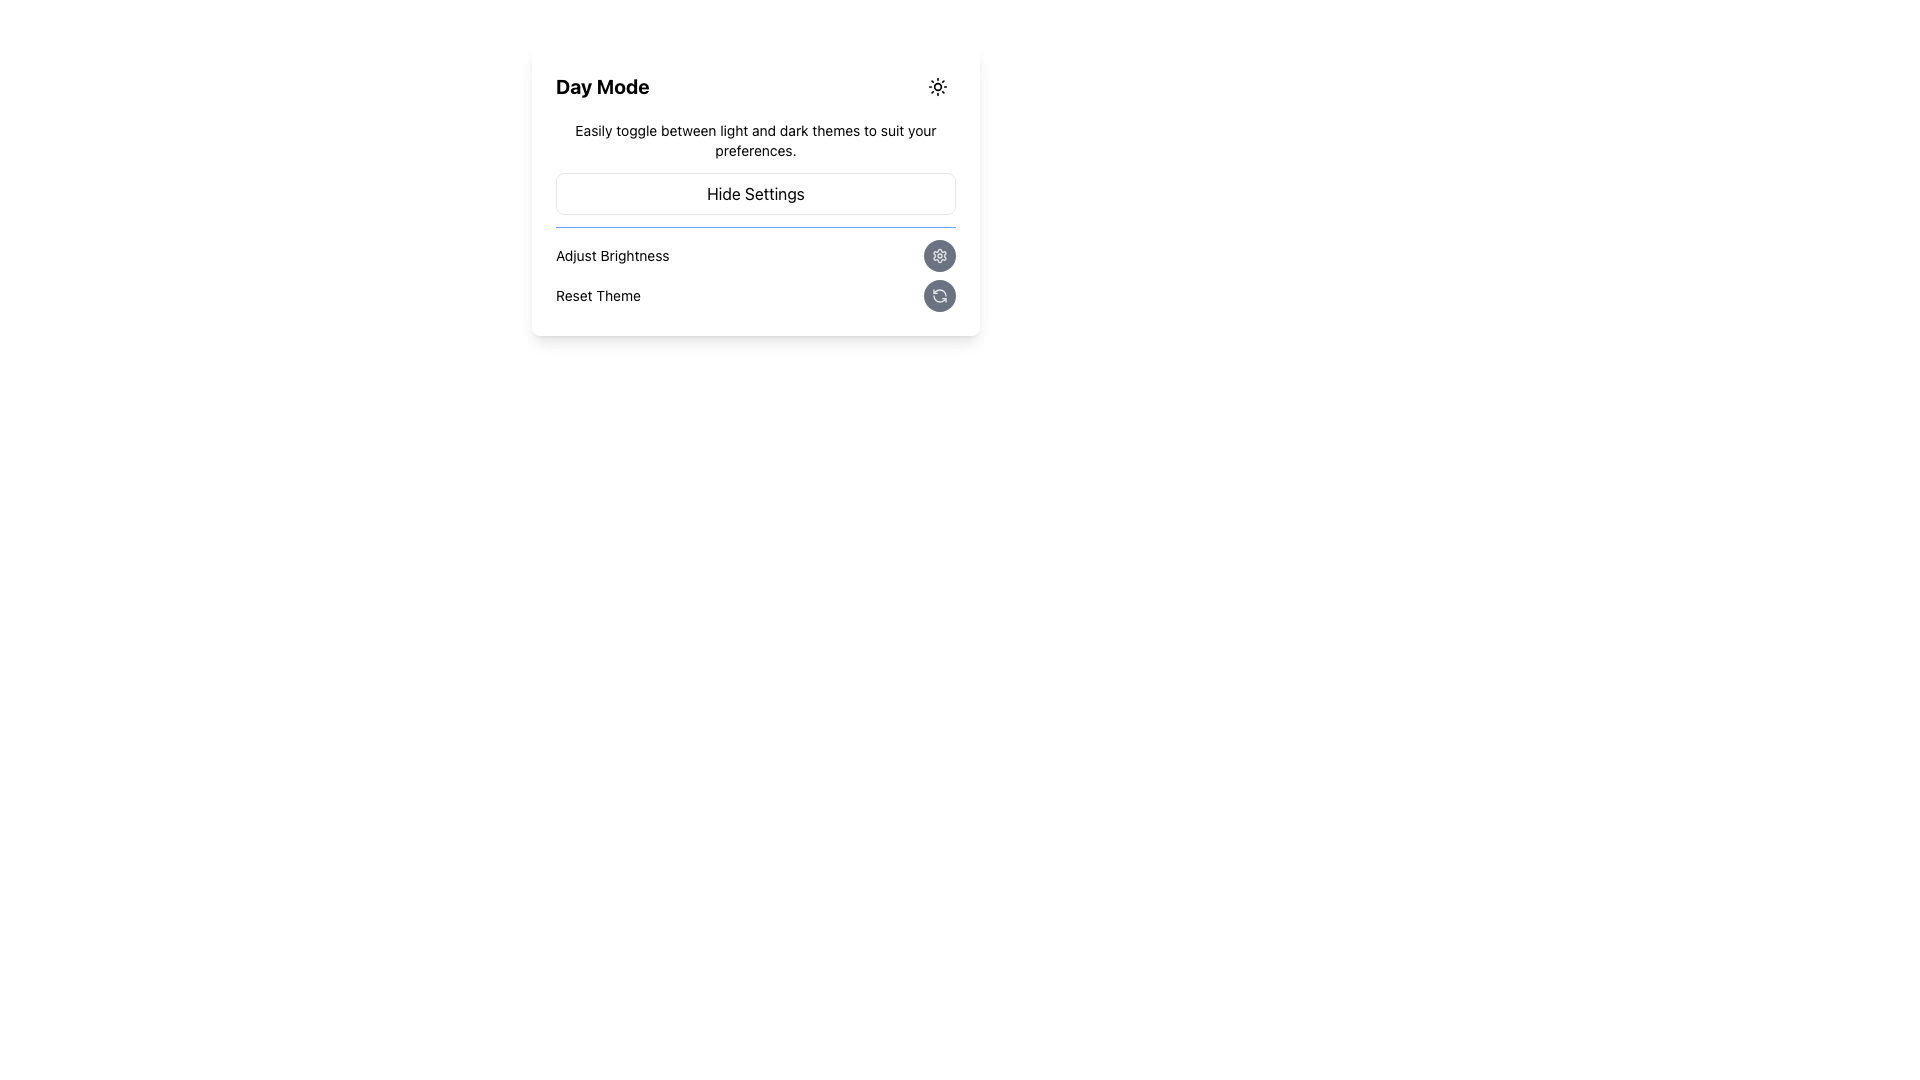 The height and width of the screenshot is (1080, 1920). What do you see at coordinates (754, 140) in the screenshot?
I see `descriptive text about toggling between light and dark themes, located directly below the 'Day Mode' header and above the 'Hide Settings' button in the settings panel` at bounding box center [754, 140].